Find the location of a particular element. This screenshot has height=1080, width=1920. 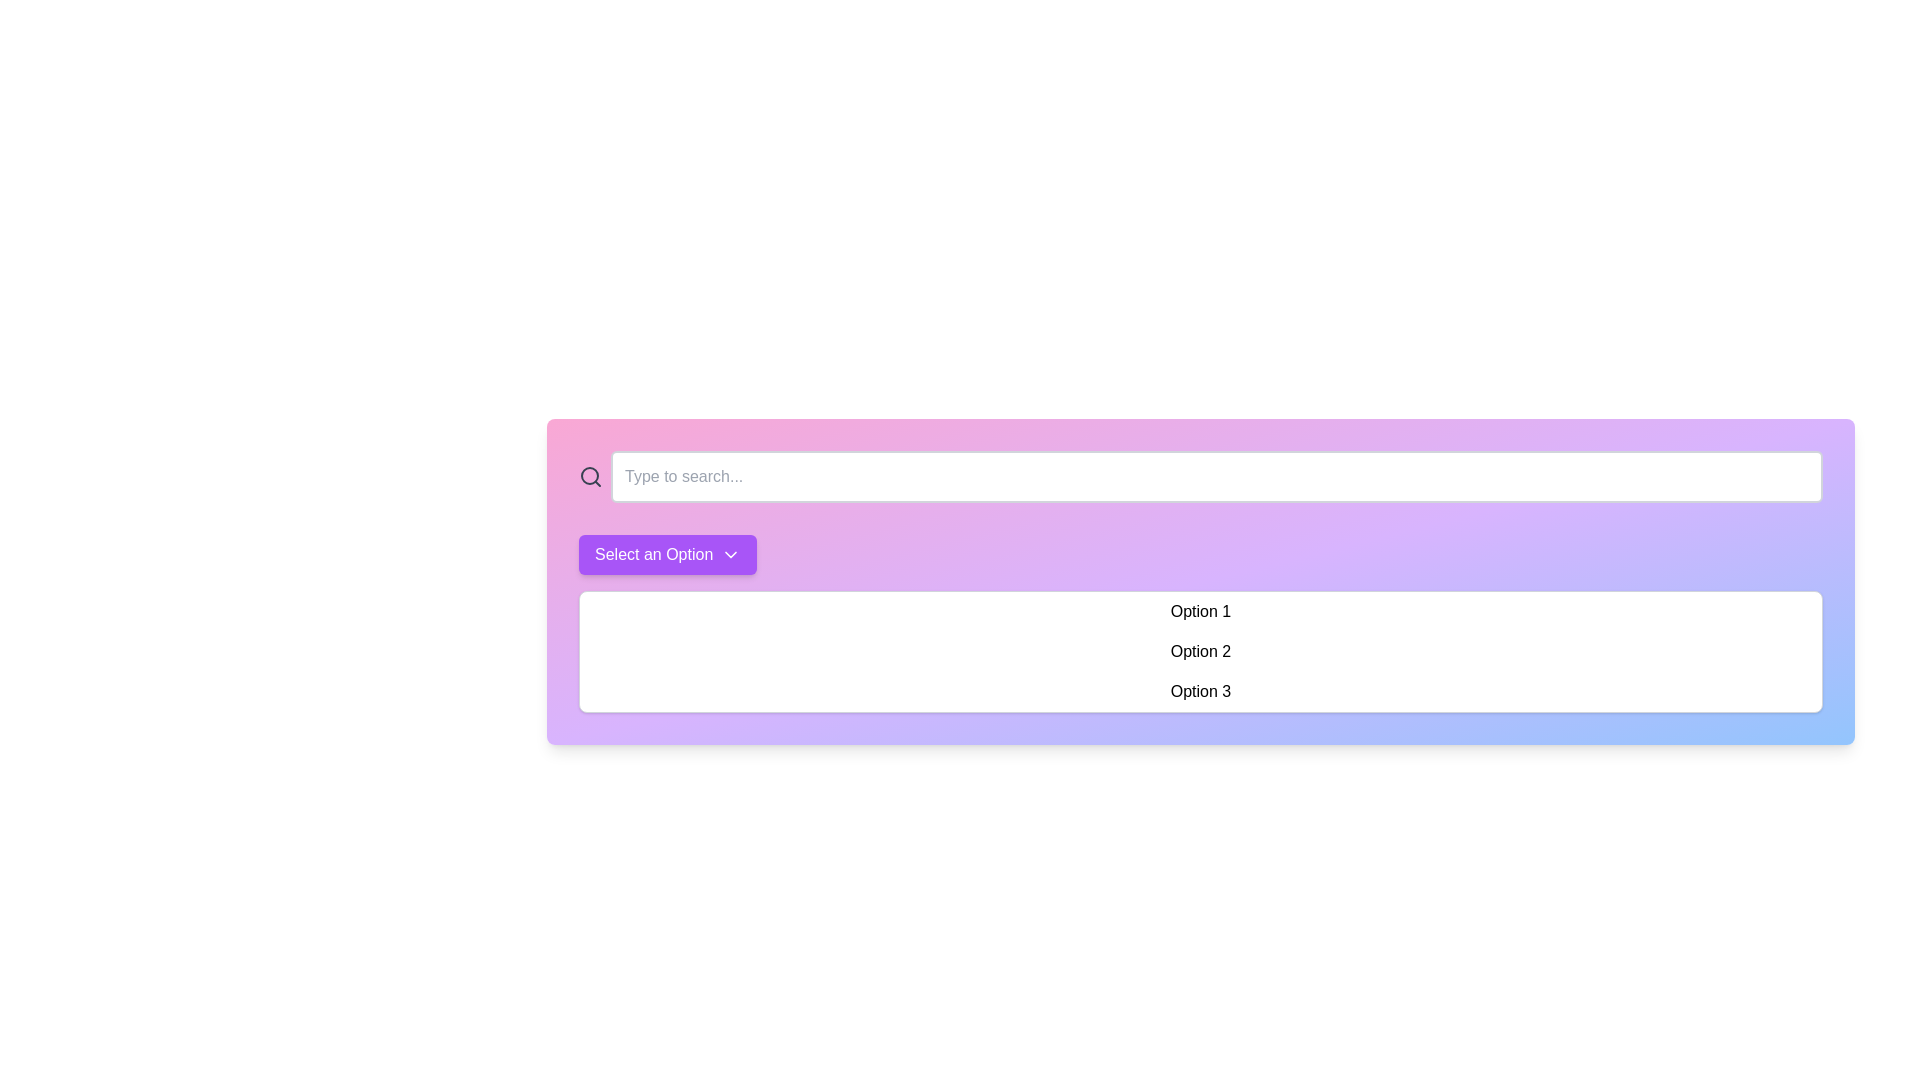

the Chevron Down Indicator icon located to the right of the 'Select an Option' button, which indicates that the button opens a dropdown list is located at coordinates (730, 555).